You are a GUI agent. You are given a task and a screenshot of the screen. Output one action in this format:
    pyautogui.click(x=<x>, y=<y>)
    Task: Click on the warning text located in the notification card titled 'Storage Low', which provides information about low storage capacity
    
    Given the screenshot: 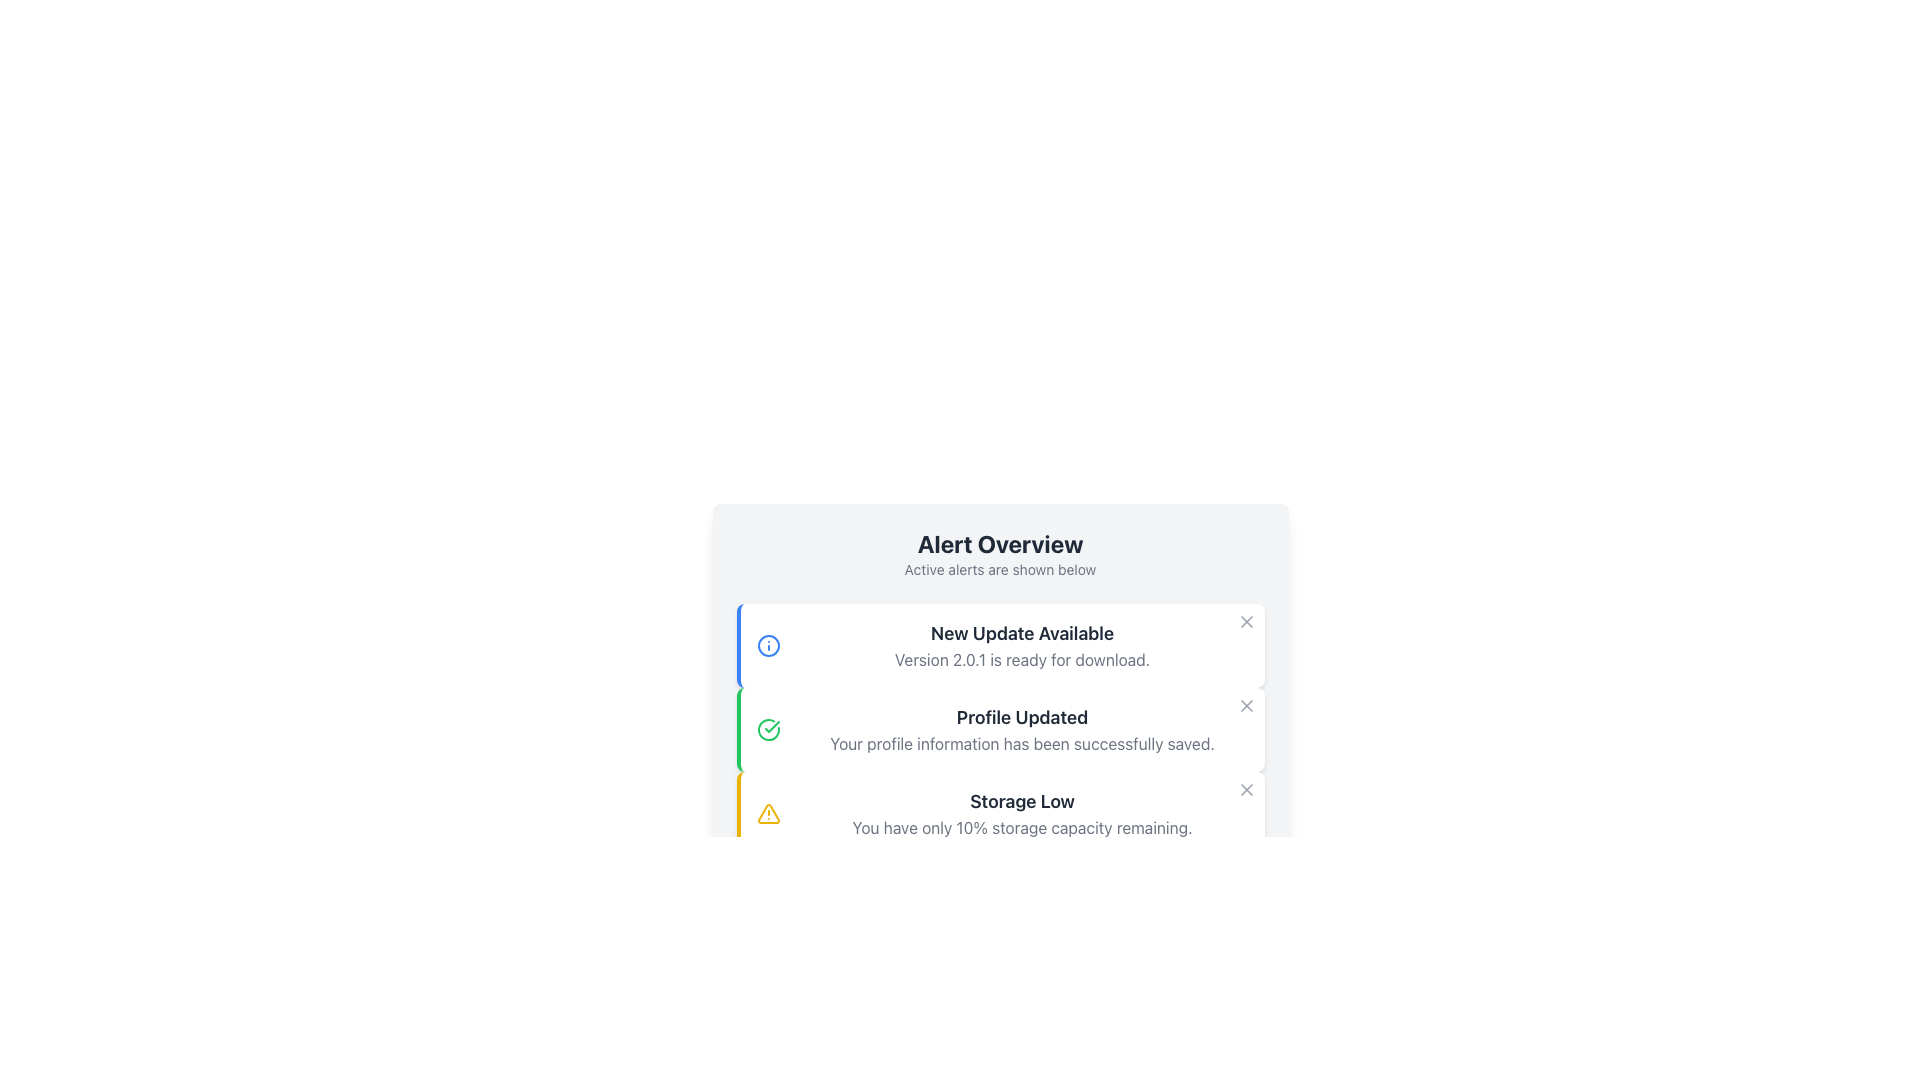 What is the action you would take?
    pyautogui.click(x=1022, y=828)
    